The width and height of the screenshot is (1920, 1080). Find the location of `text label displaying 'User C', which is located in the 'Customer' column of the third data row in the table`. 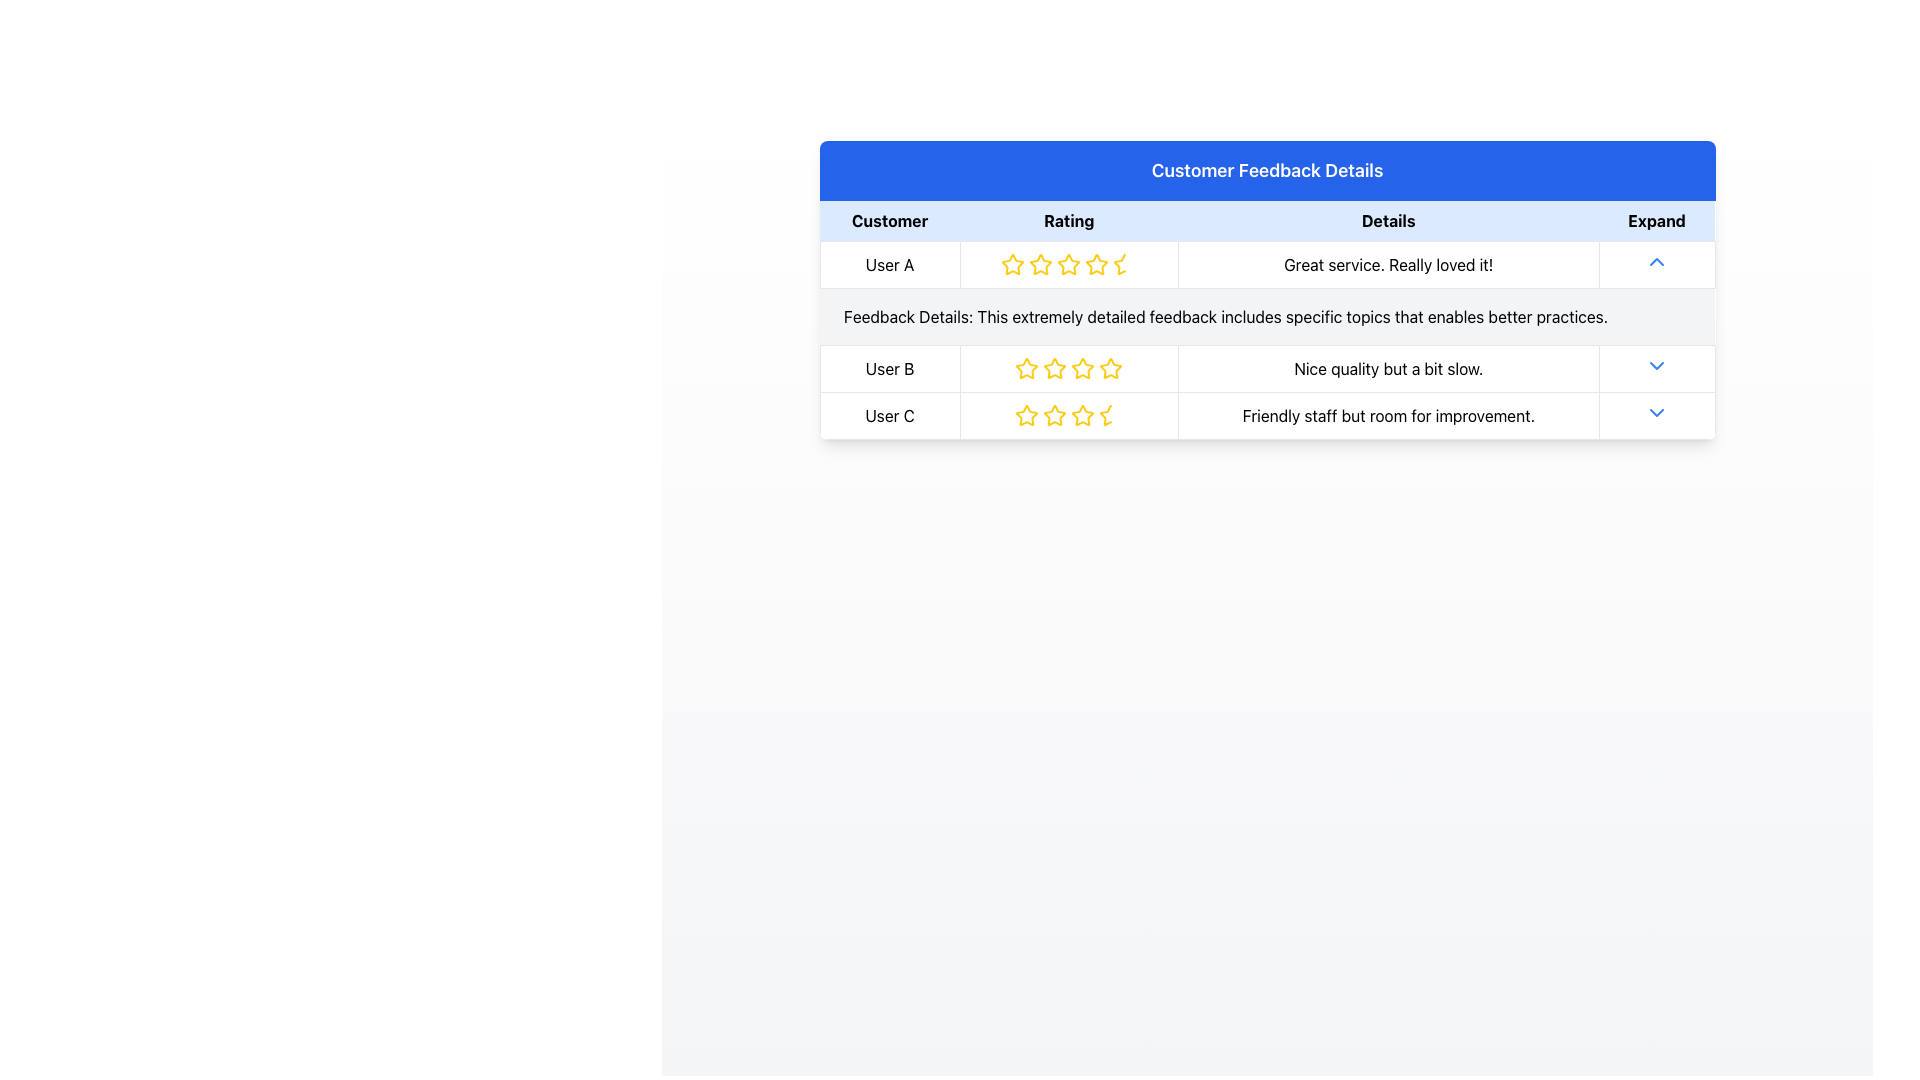

text label displaying 'User C', which is located in the 'Customer' column of the third data row in the table is located at coordinates (889, 415).